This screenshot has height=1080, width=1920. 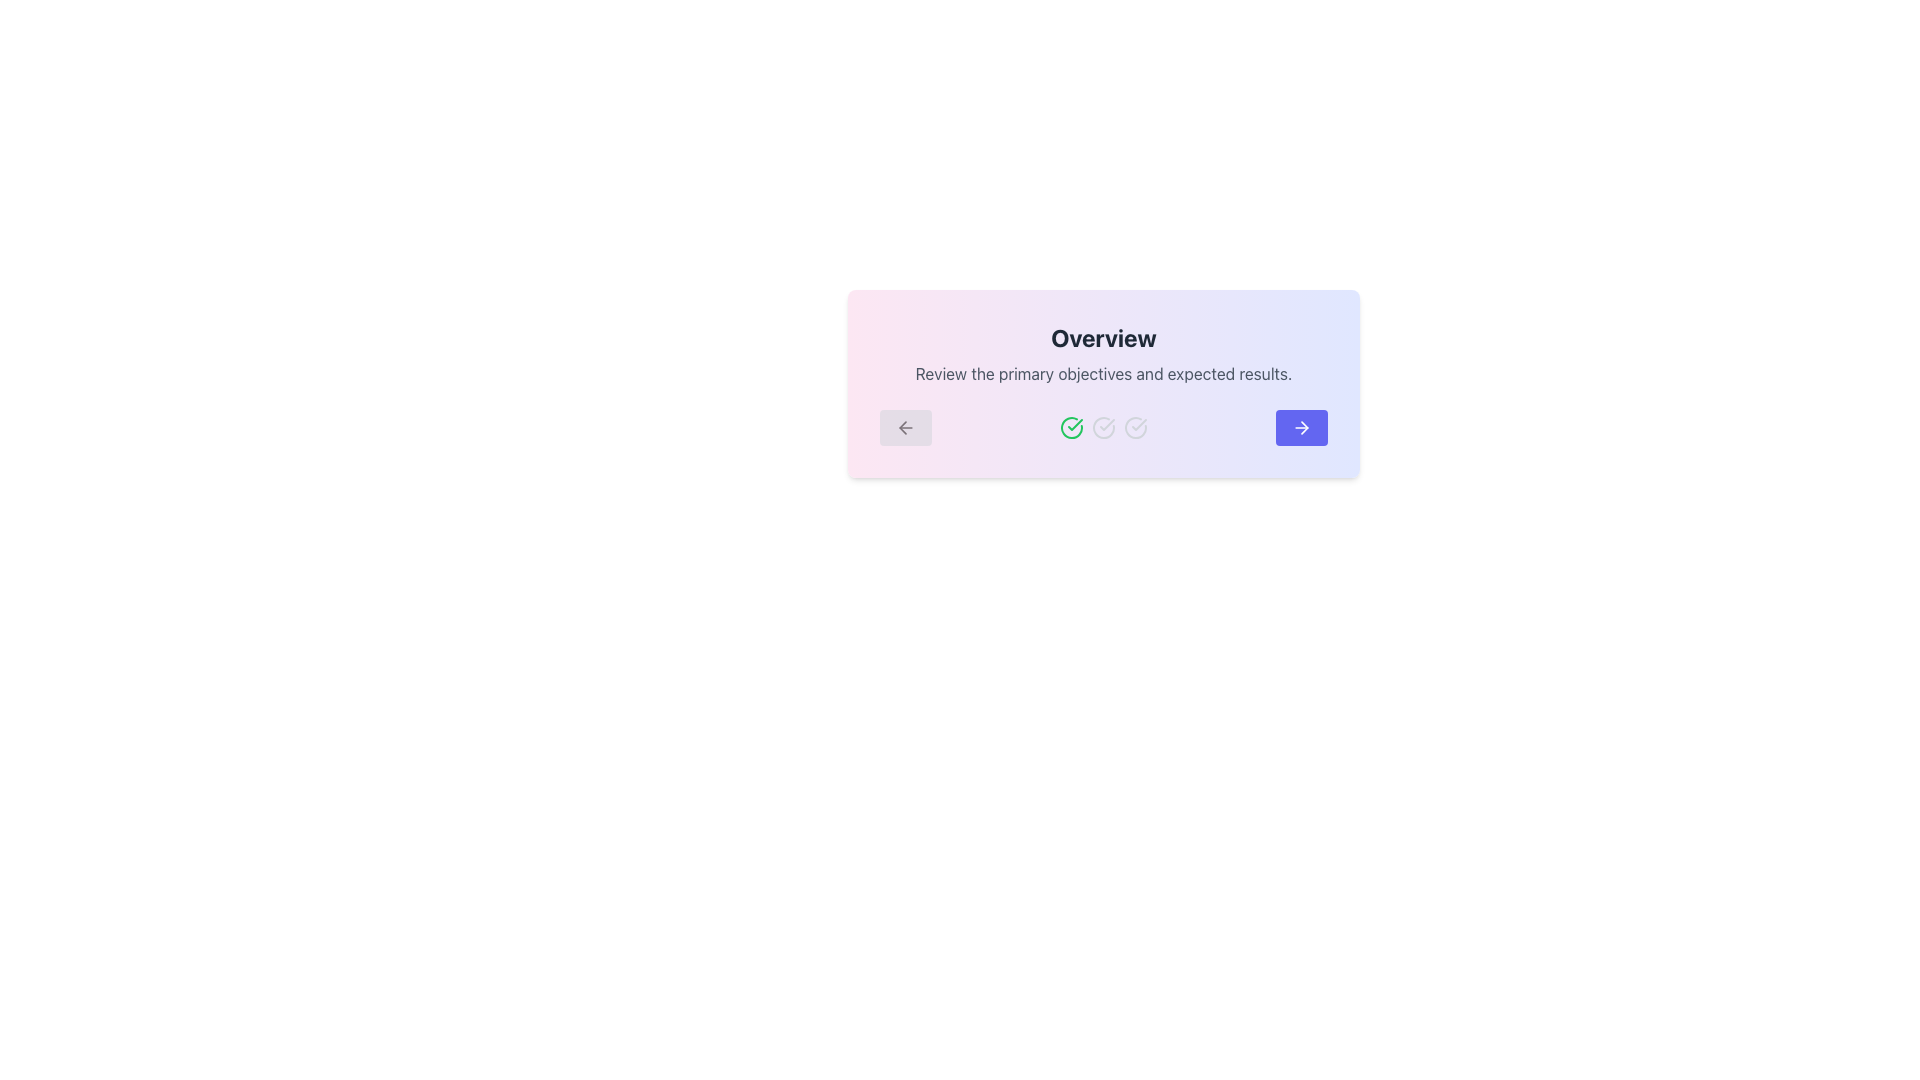 What do you see at coordinates (1301, 427) in the screenshot?
I see `the right-facing arrow icon located within the purple square button at the bottom-right of the dialog box titled 'Overview'` at bounding box center [1301, 427].